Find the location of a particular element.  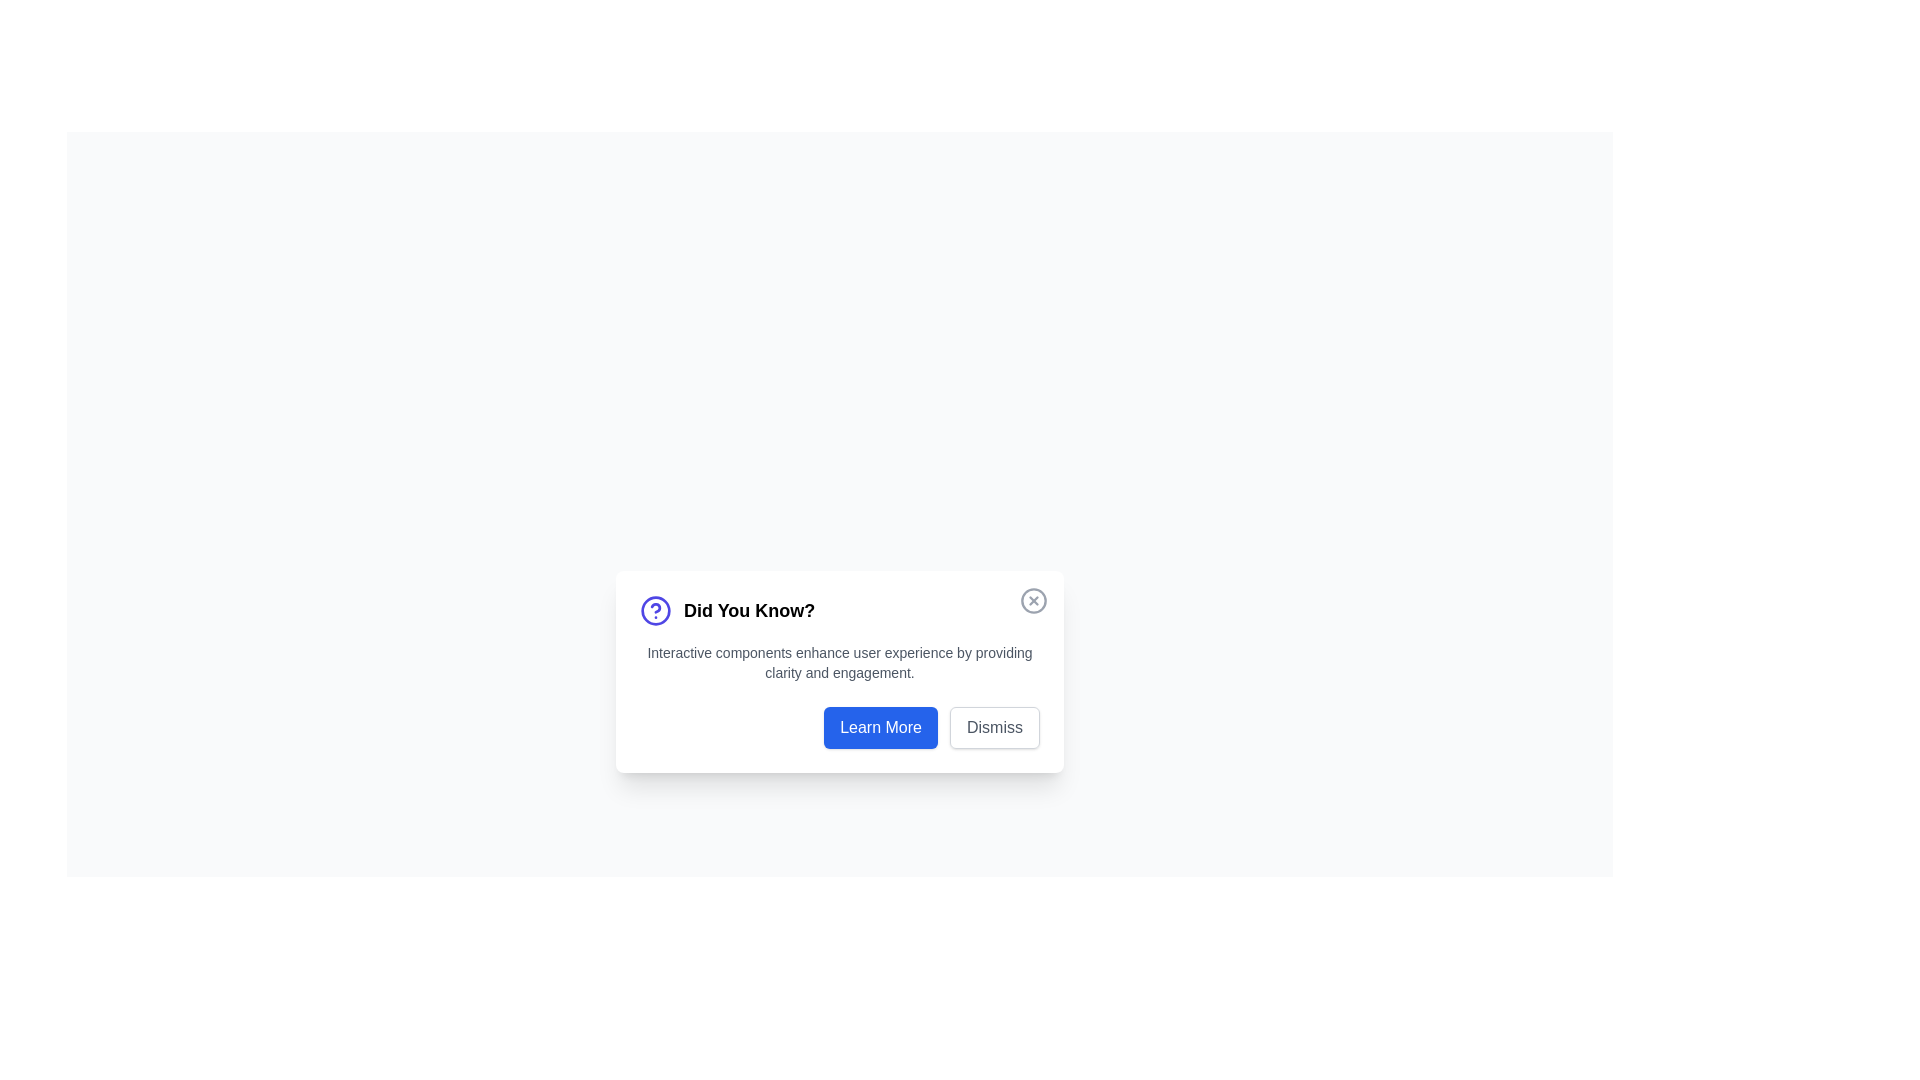

the icon to the left of the 'Did You Know?' heading in the notification dialog is located at coordinates (656, 609).